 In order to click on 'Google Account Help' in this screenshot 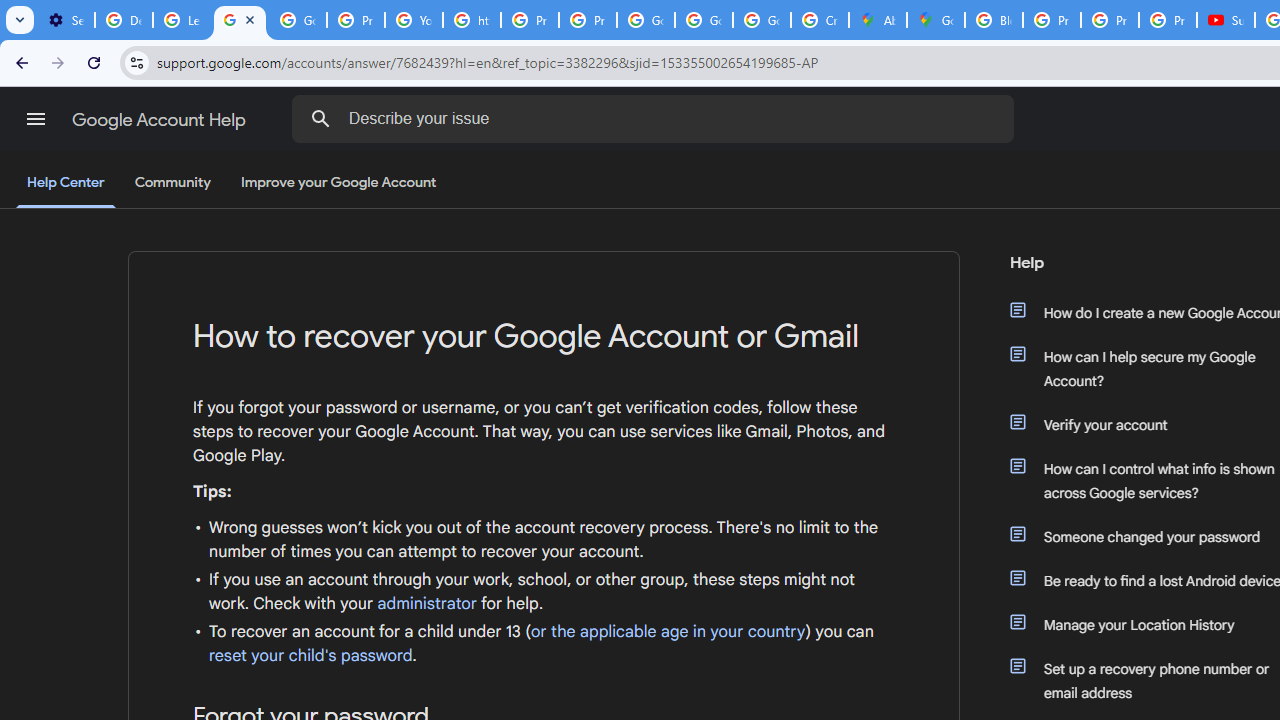, I will do `click(160, 119)`.